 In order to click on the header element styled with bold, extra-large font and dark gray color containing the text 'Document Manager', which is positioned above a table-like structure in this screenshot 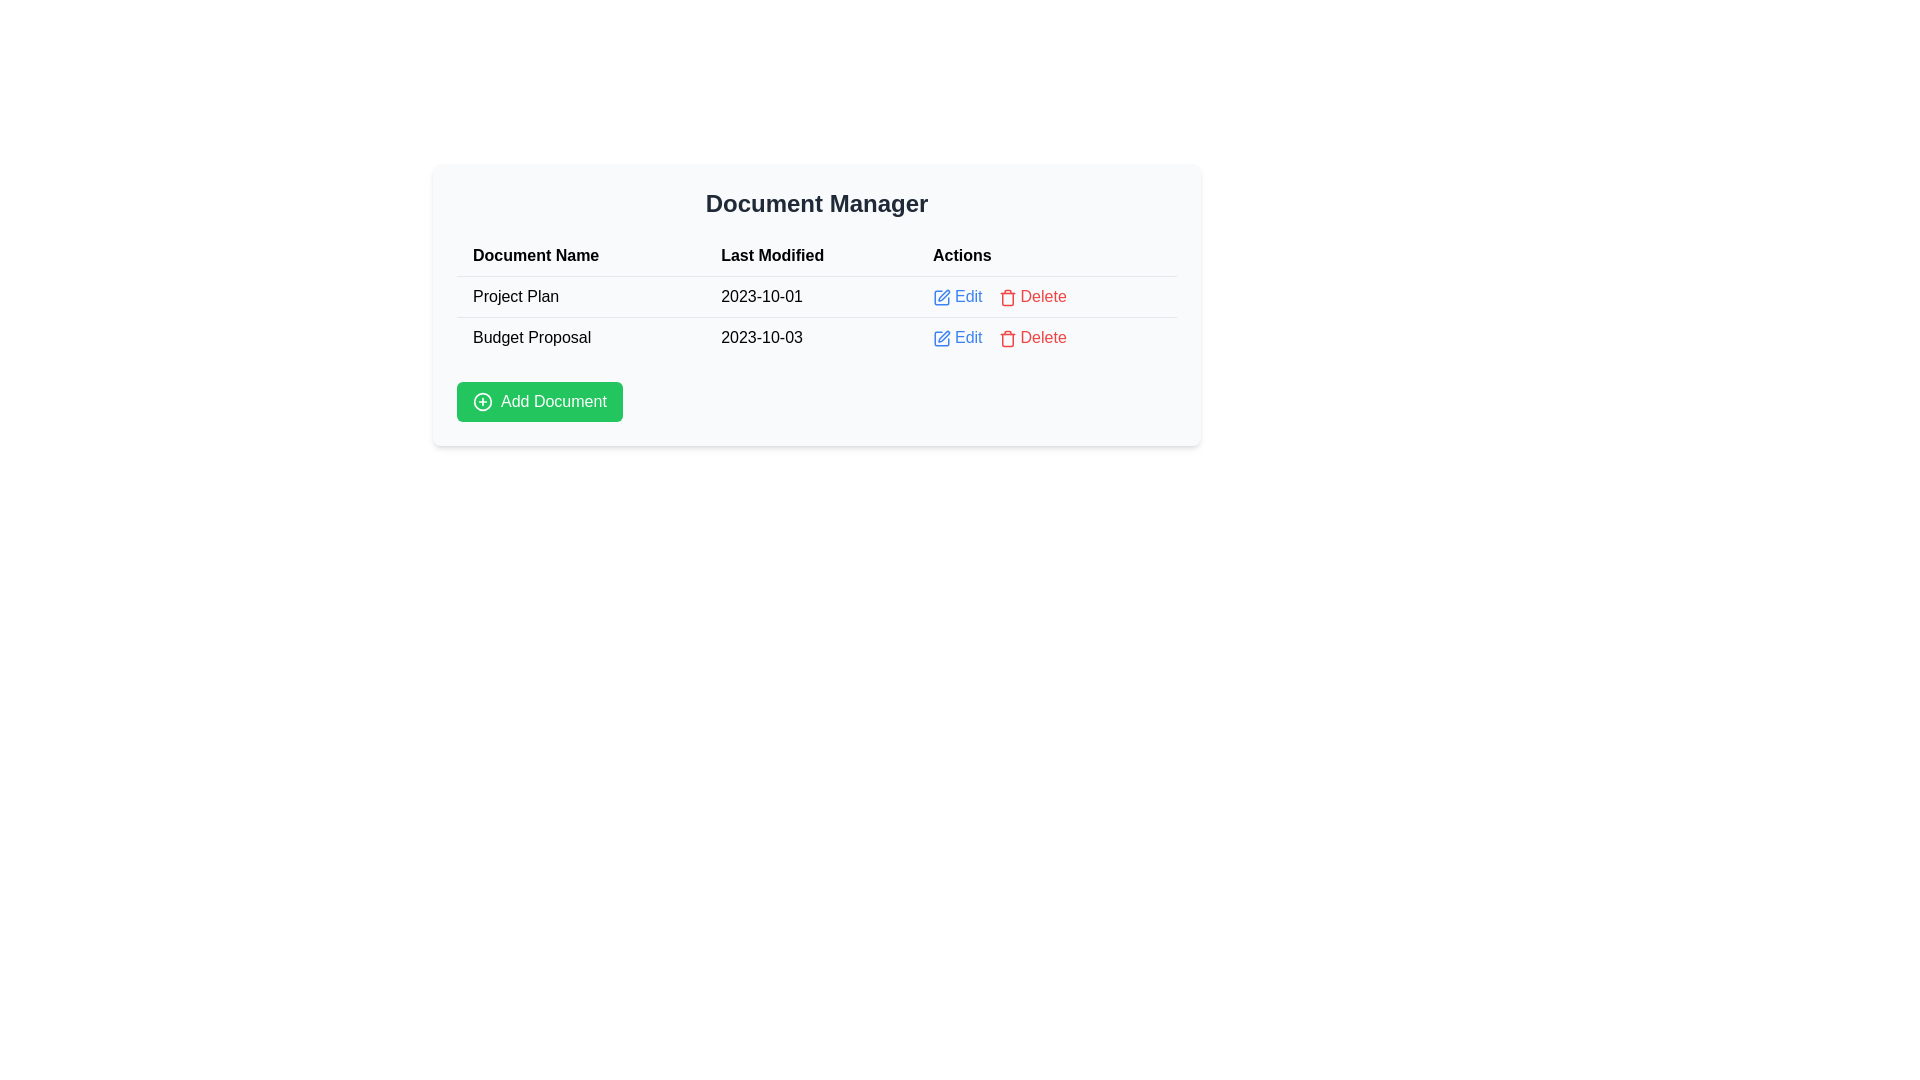, I will do `click(816, 204)`.